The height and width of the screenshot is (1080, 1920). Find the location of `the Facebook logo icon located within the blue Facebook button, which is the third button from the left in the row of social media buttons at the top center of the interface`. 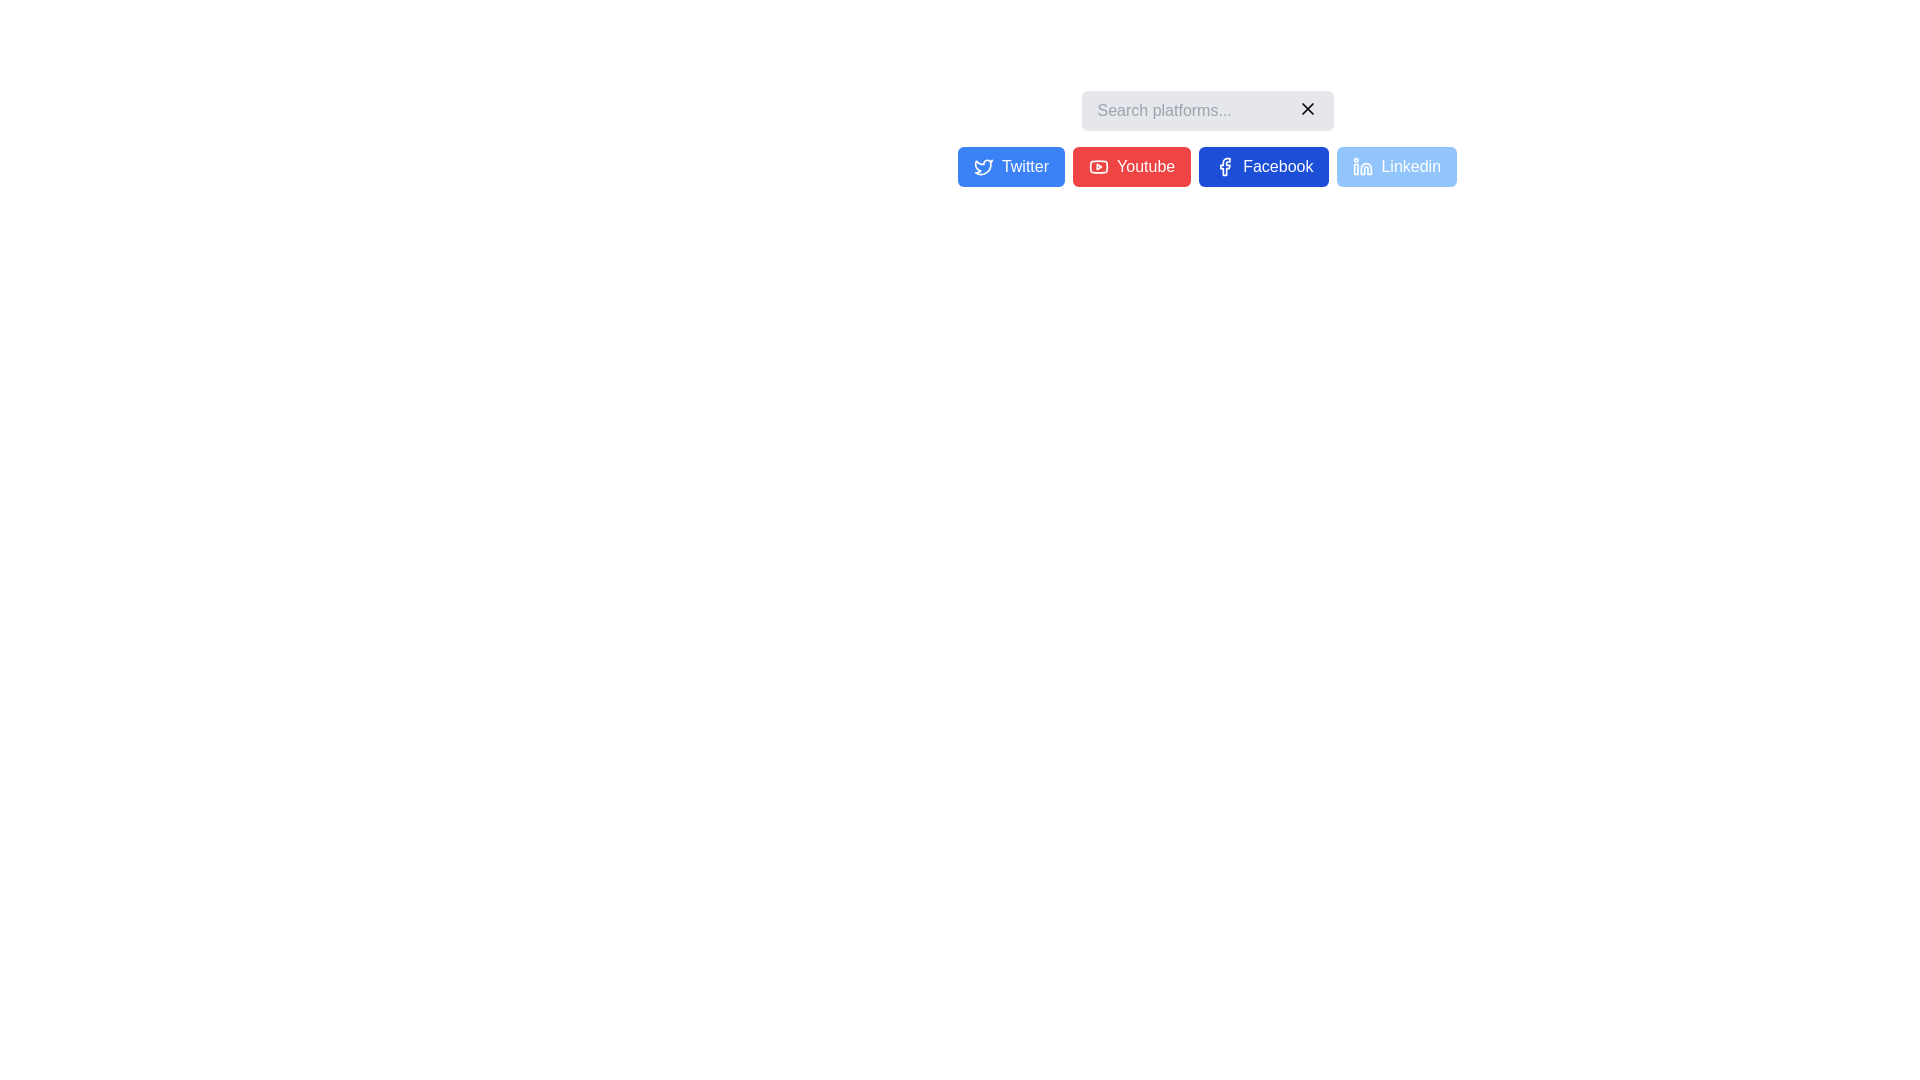

the Facebook logo icon located within the blue Facebook button, which is the third button from the left in the row of social media buttons at the top center of the interface is located at coordinates (1224, 165).